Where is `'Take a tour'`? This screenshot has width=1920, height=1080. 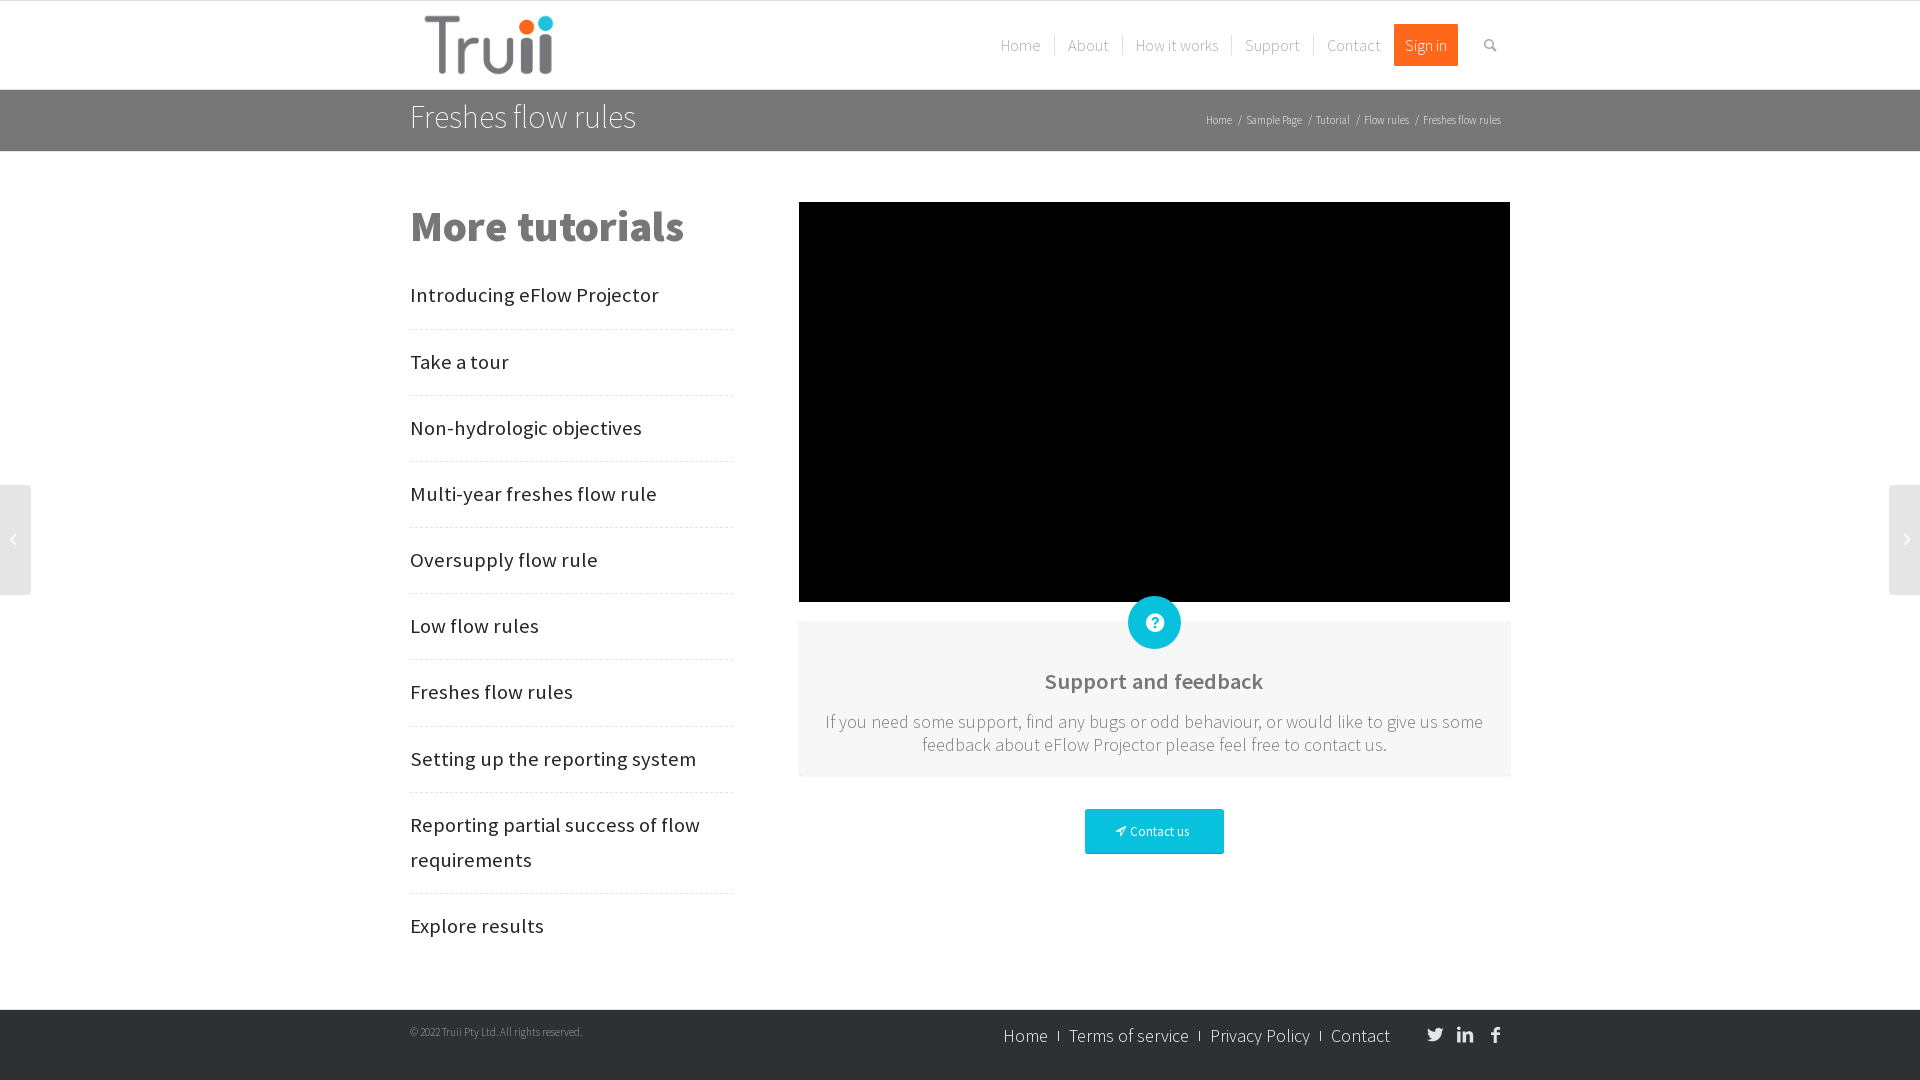 'Take a tour' is located at coordinates (458, 361).